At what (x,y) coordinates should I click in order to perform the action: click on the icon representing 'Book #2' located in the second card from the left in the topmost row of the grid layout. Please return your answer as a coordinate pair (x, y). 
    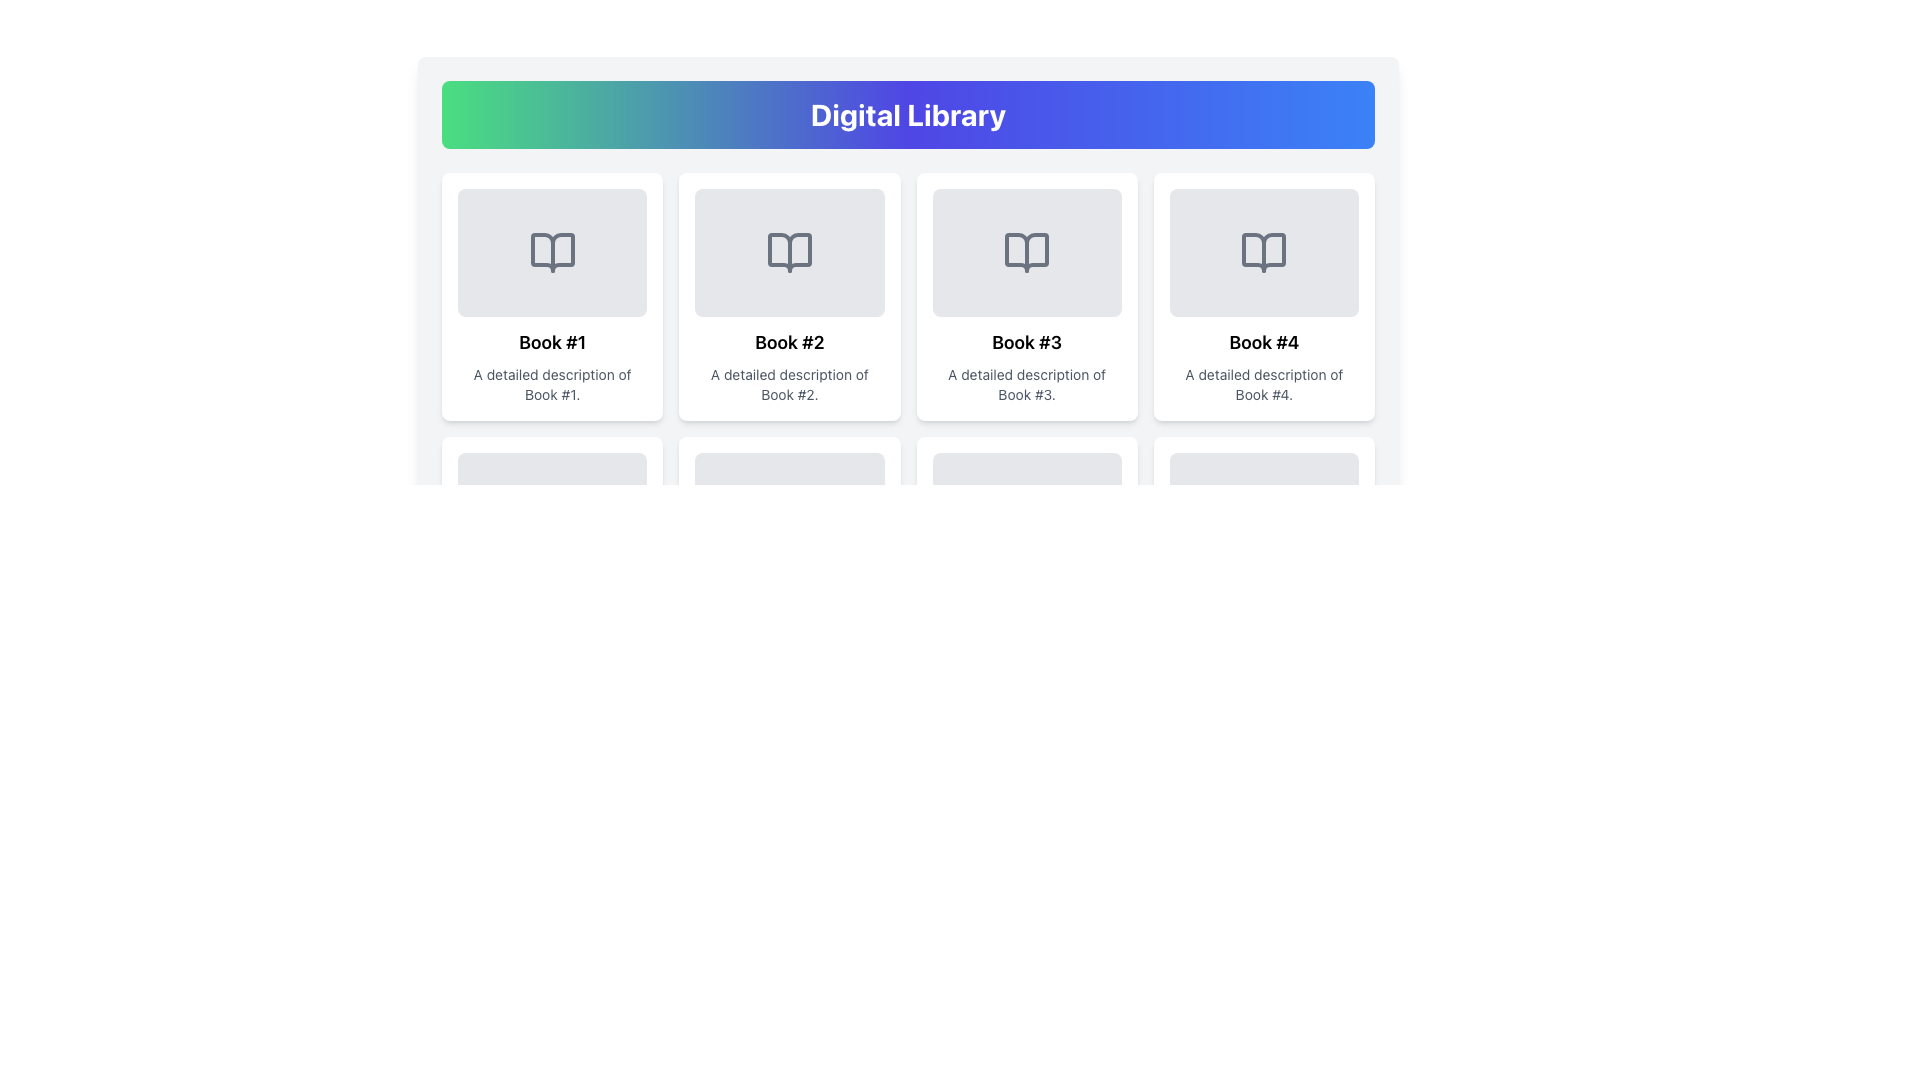
    Looking at the image, I should click on (788, 252).